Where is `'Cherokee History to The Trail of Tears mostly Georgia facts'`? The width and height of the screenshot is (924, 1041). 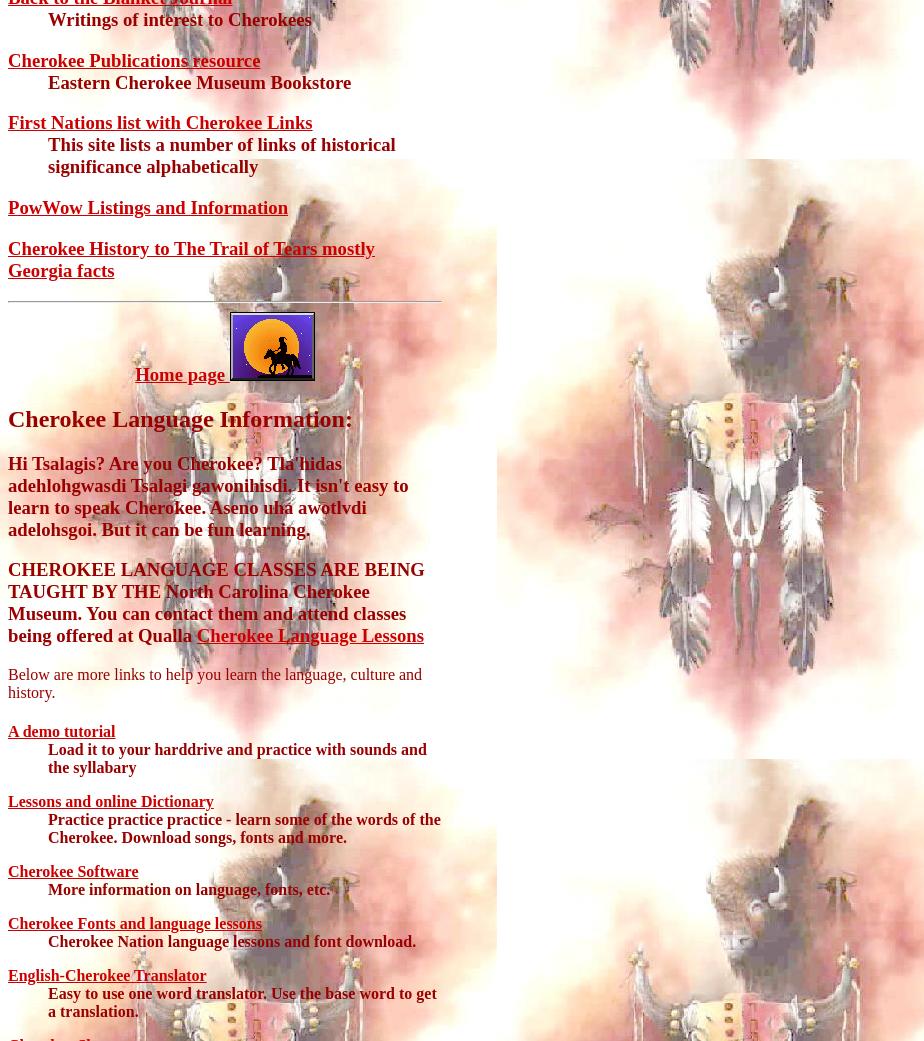
'Cherokee History to The Trail of Tears mostly Georgia facts' is located at coordinates (190, 257).